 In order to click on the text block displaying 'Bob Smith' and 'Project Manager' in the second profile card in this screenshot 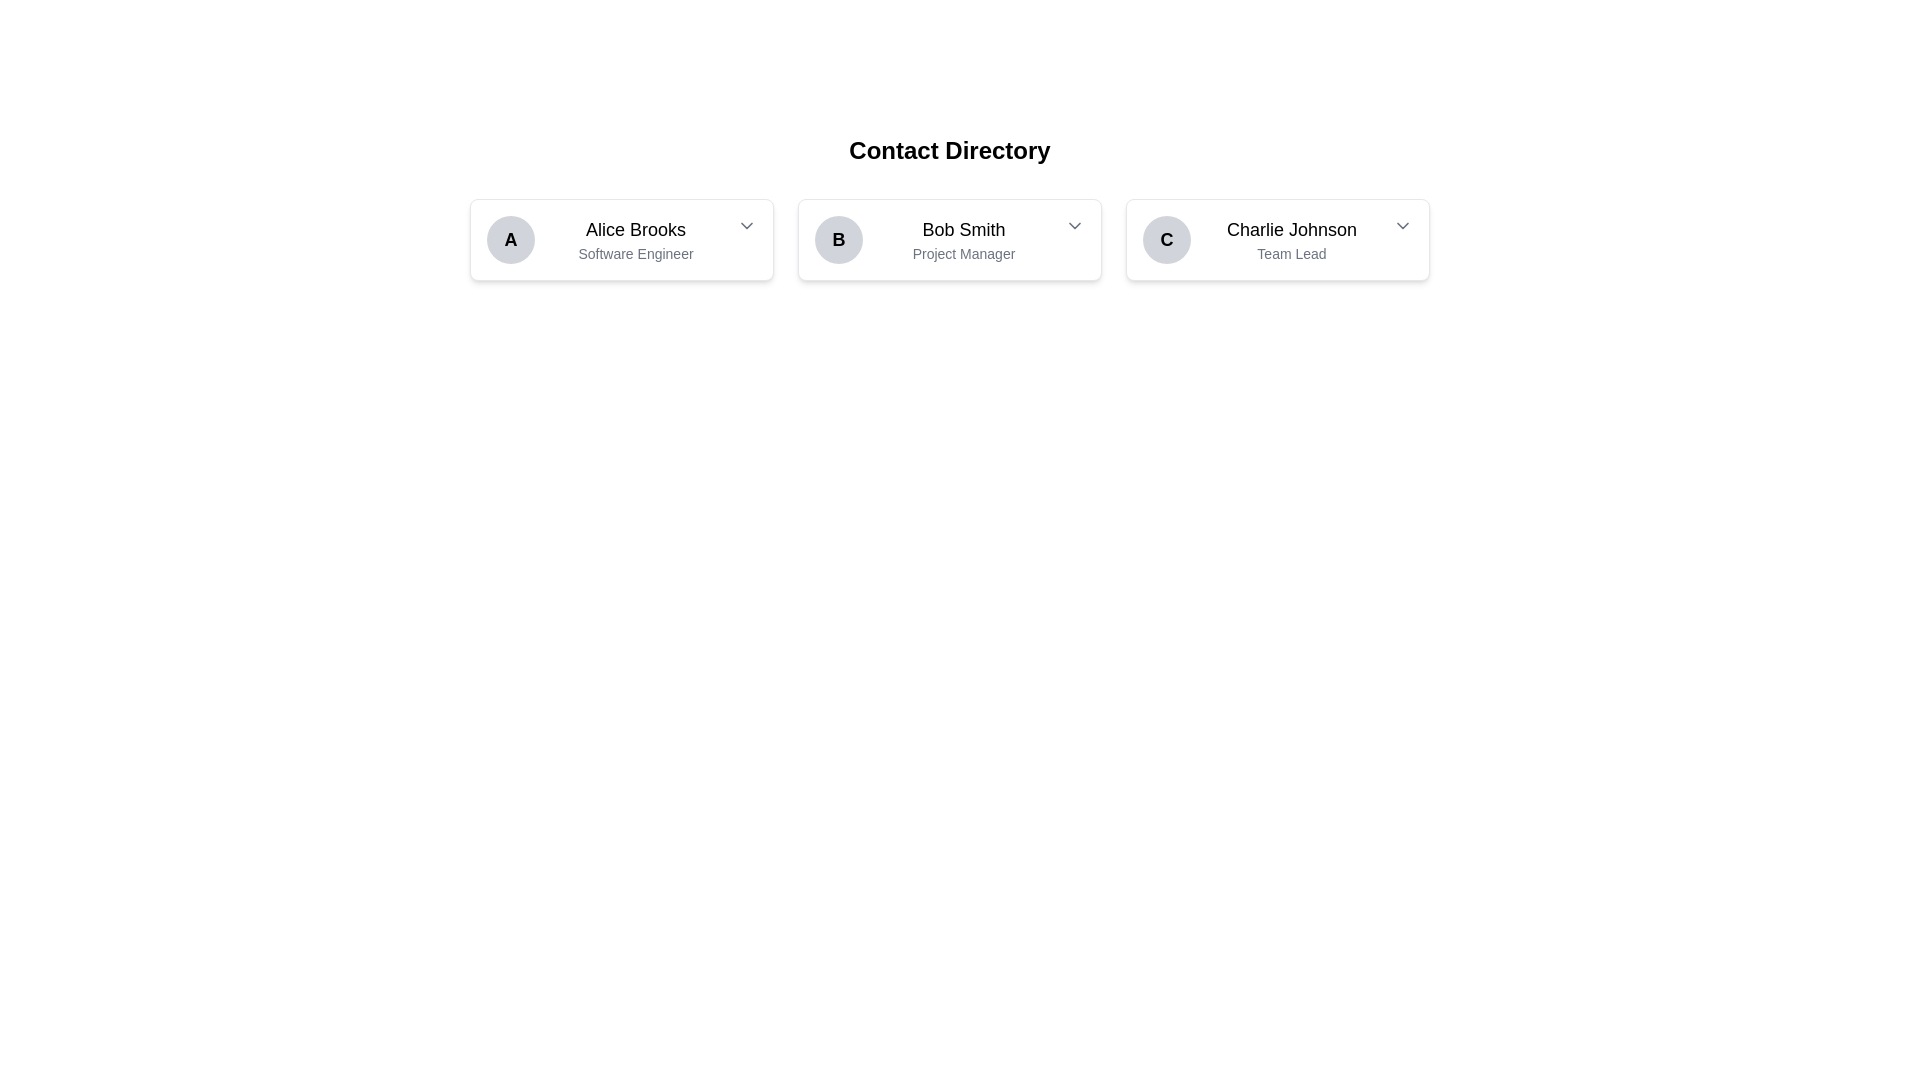, I will do `click(964, 238)`.